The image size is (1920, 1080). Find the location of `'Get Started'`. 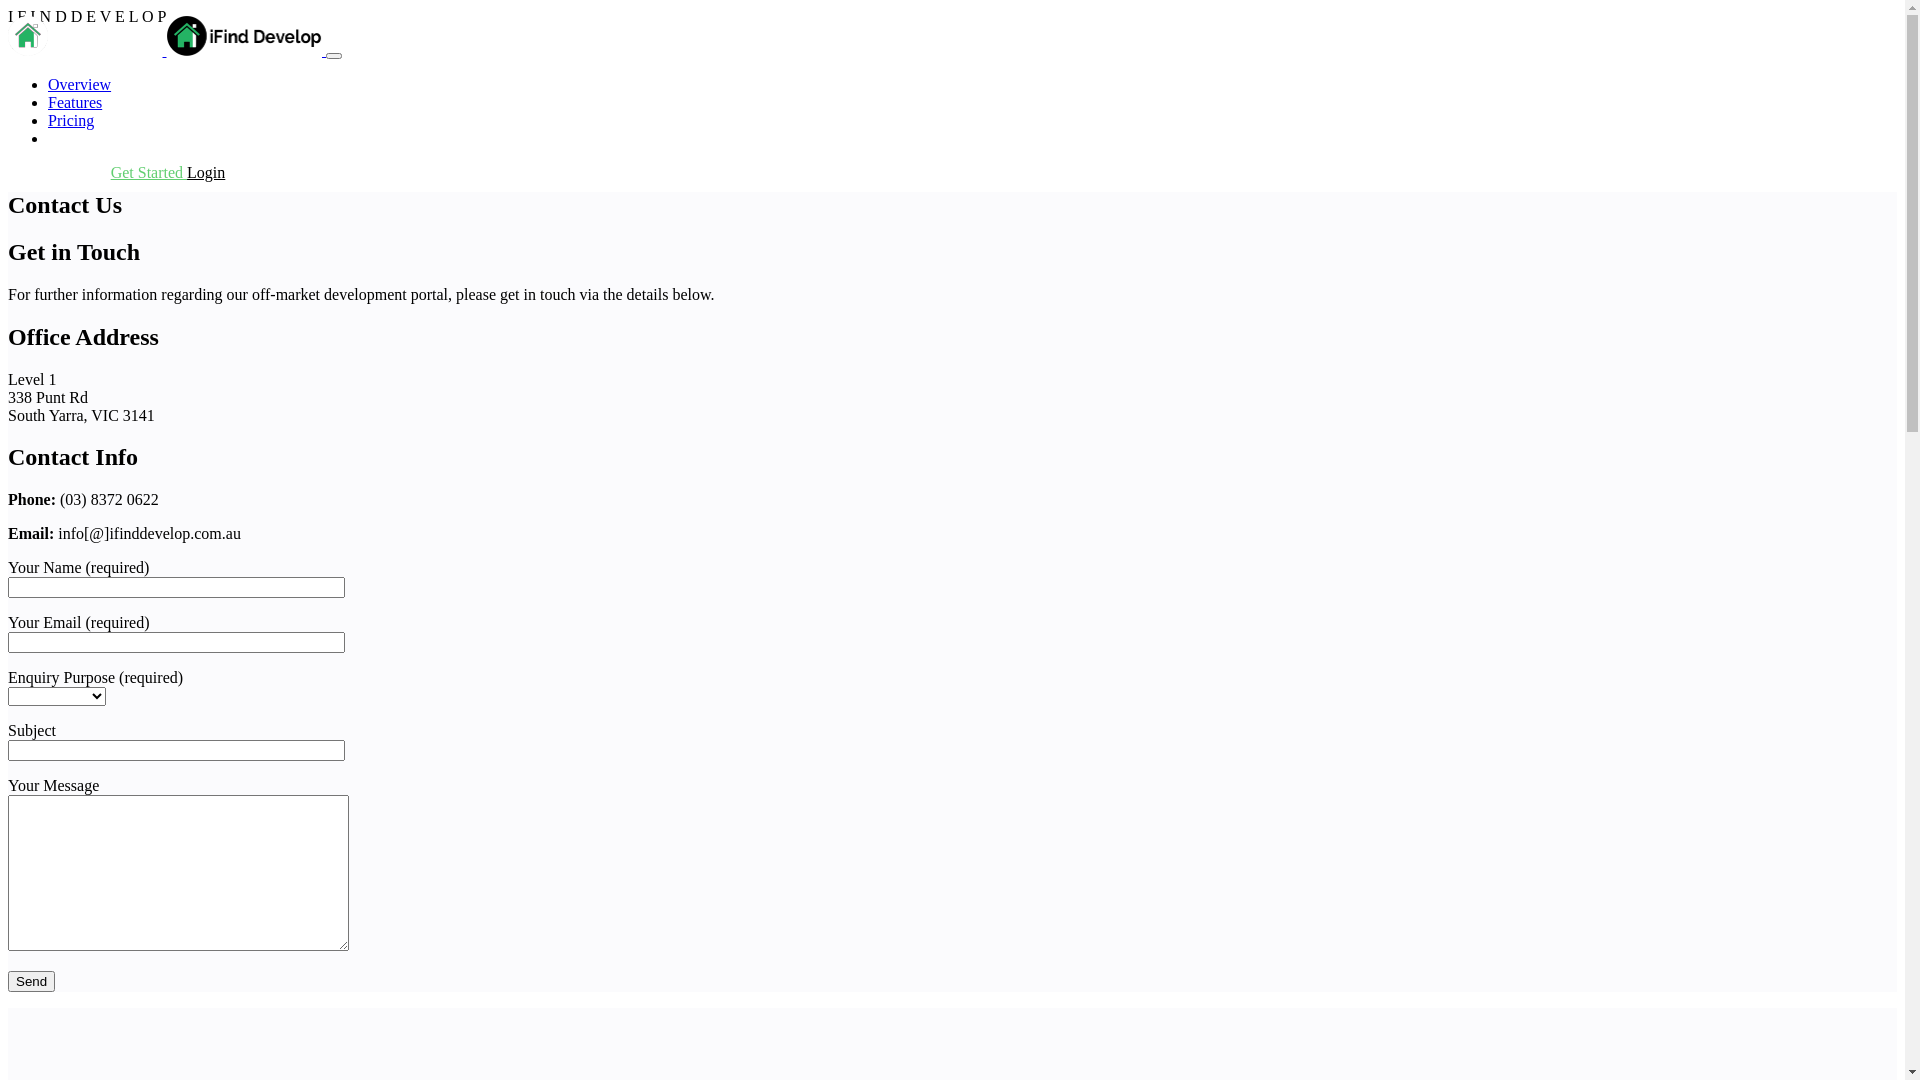

'Get Started' is located at coordinates (147, 171).